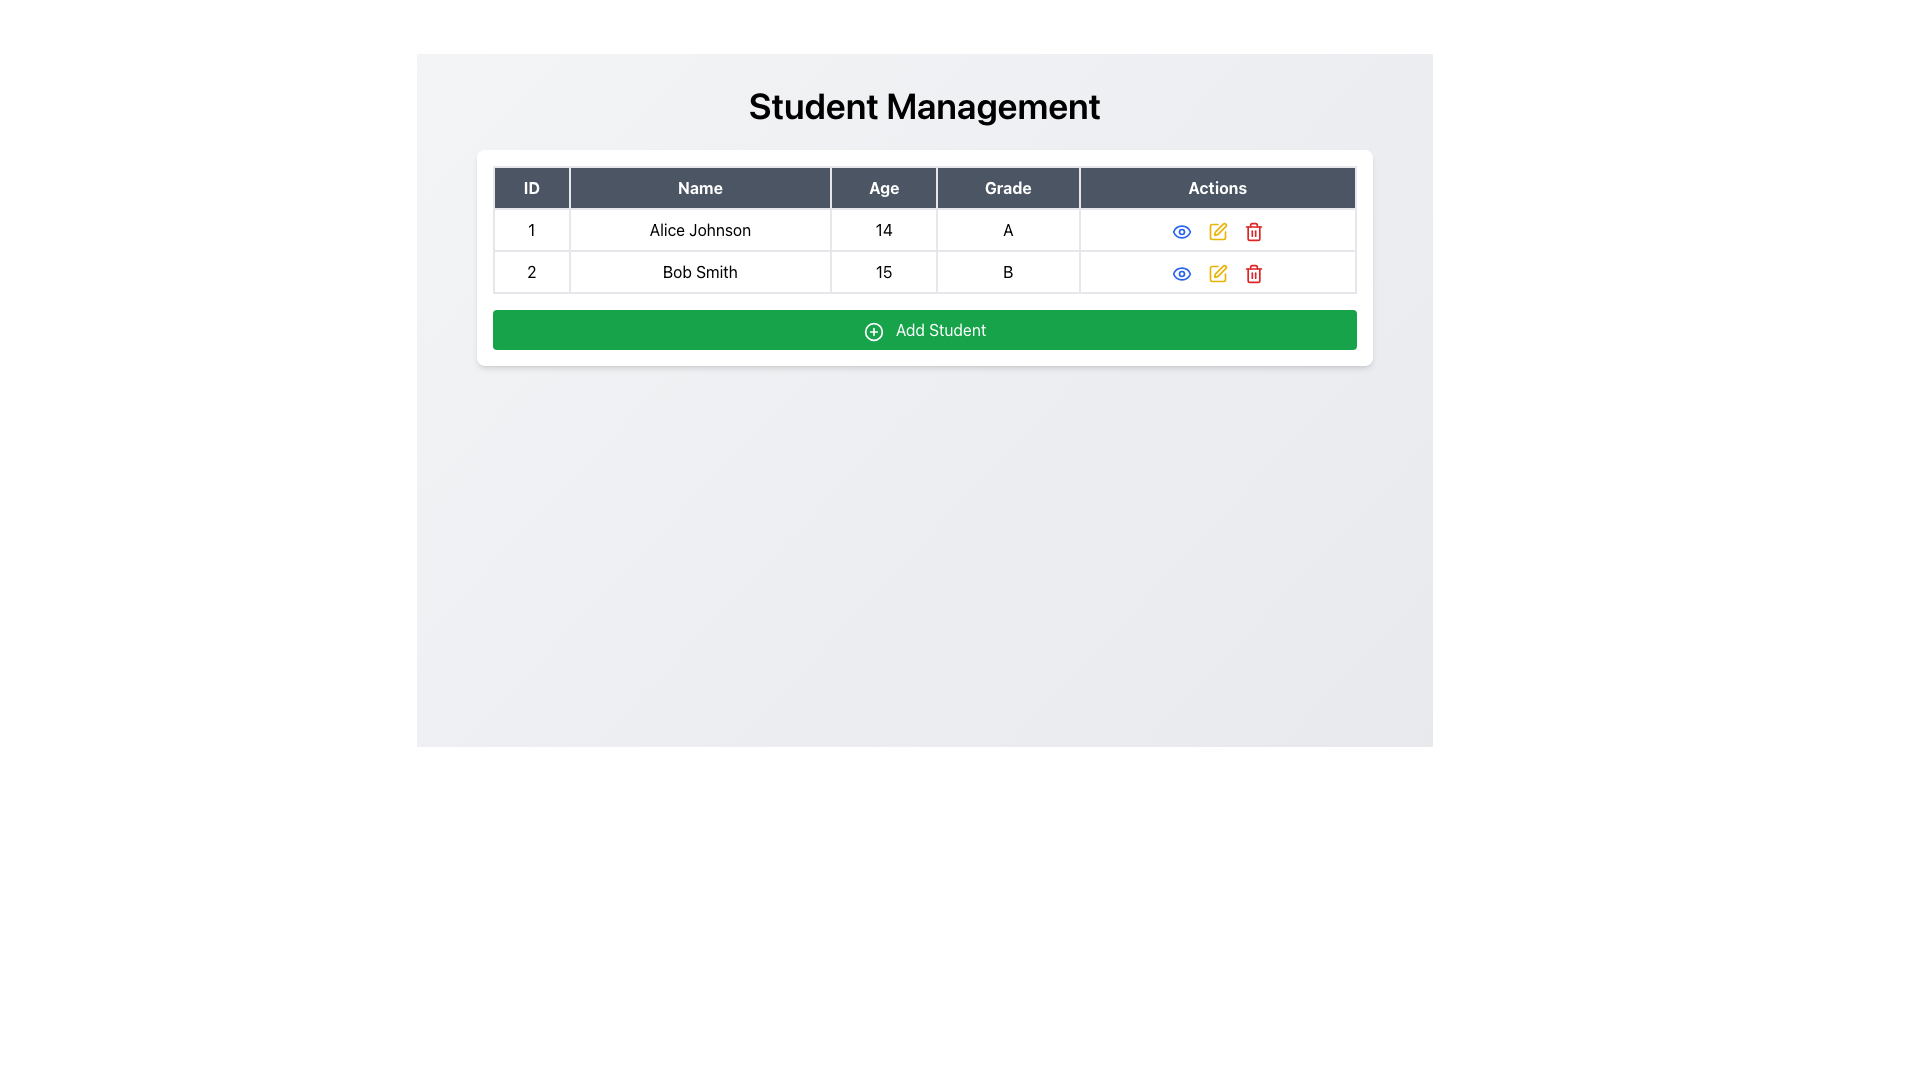 Image resolution: width=1920 pixels, height=1080 pixels. What do you see at coordinates (1216, 188) in the screenshot?
I see `the Table Header Cell that serves as the header label for the 'Actions' column in the table, which is located in the last column of the header row, following the 'Grade' column` at bounding box center [1216, 188].